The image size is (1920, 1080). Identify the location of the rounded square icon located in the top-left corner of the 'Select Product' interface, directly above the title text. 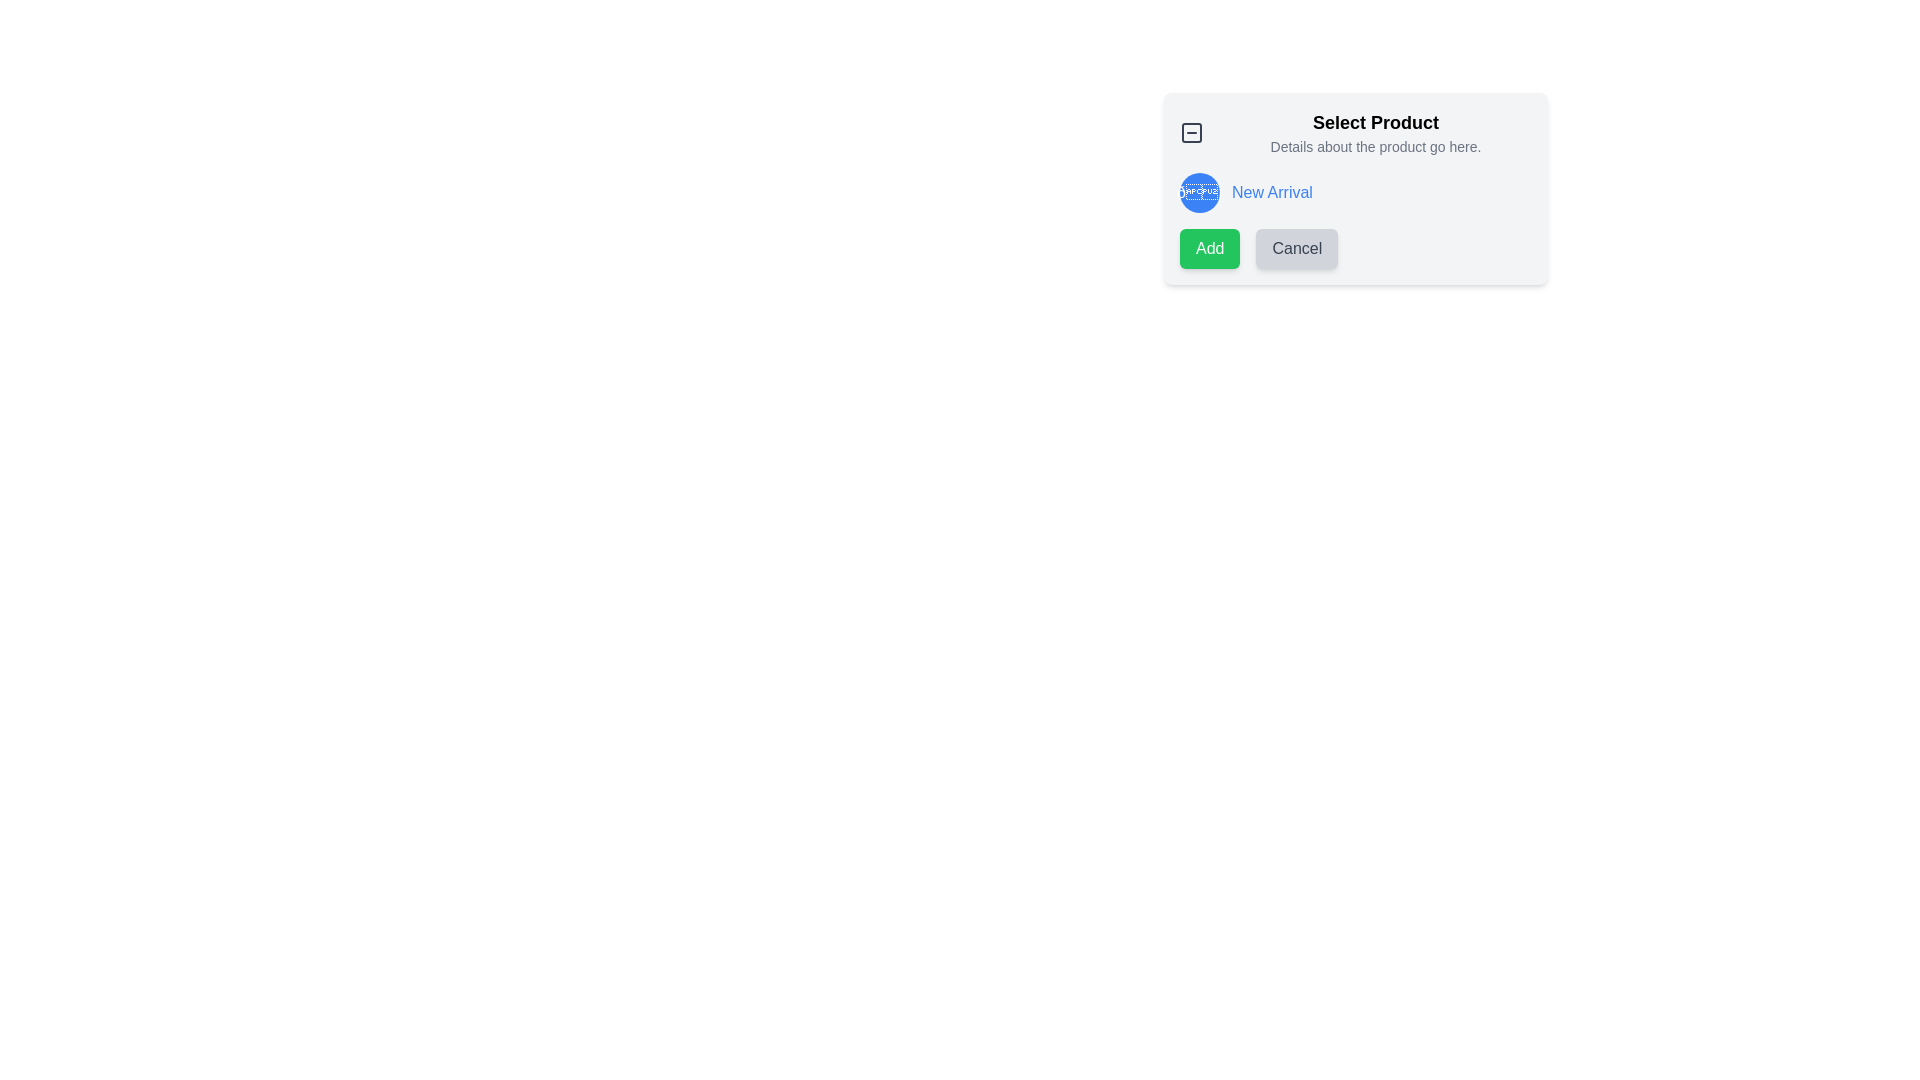
(1191, 132).